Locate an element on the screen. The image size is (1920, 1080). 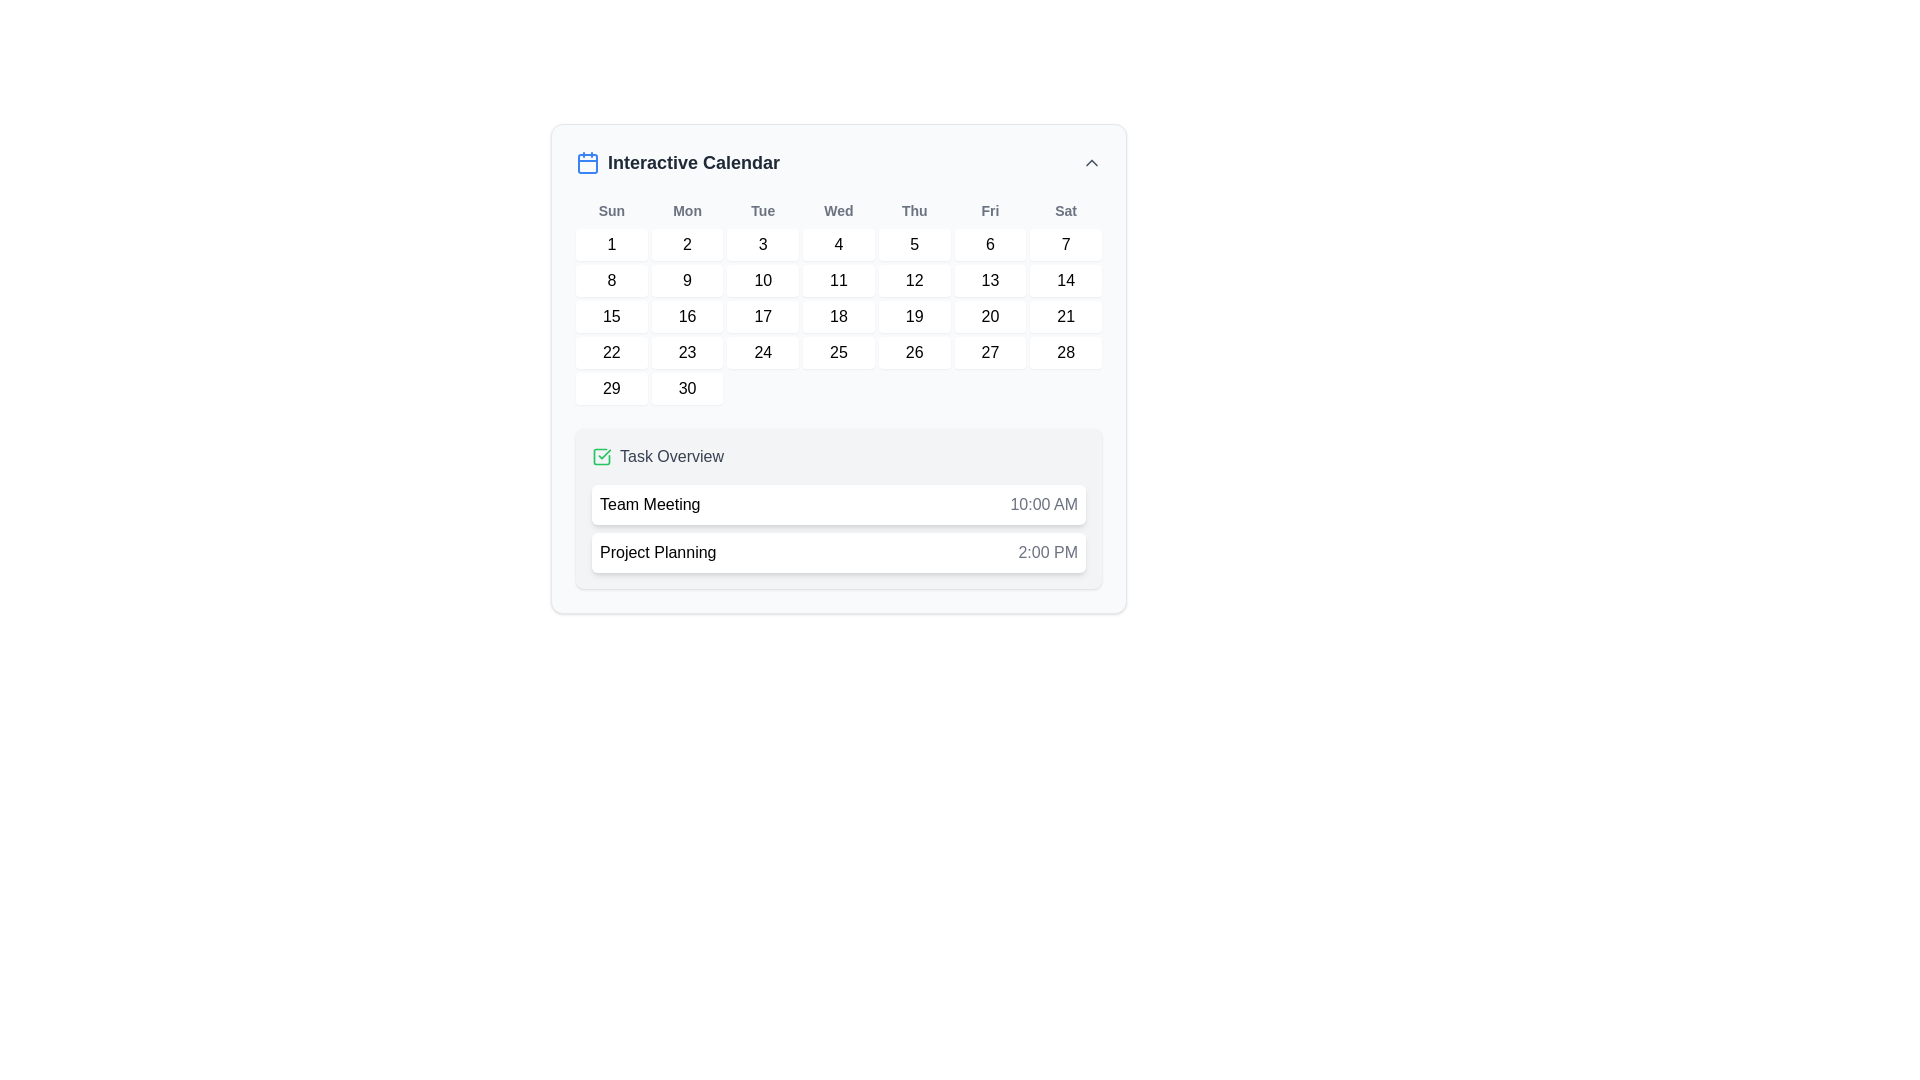
the button representing the day '14' in the calendar interface is located at coordinates (1065, 281).